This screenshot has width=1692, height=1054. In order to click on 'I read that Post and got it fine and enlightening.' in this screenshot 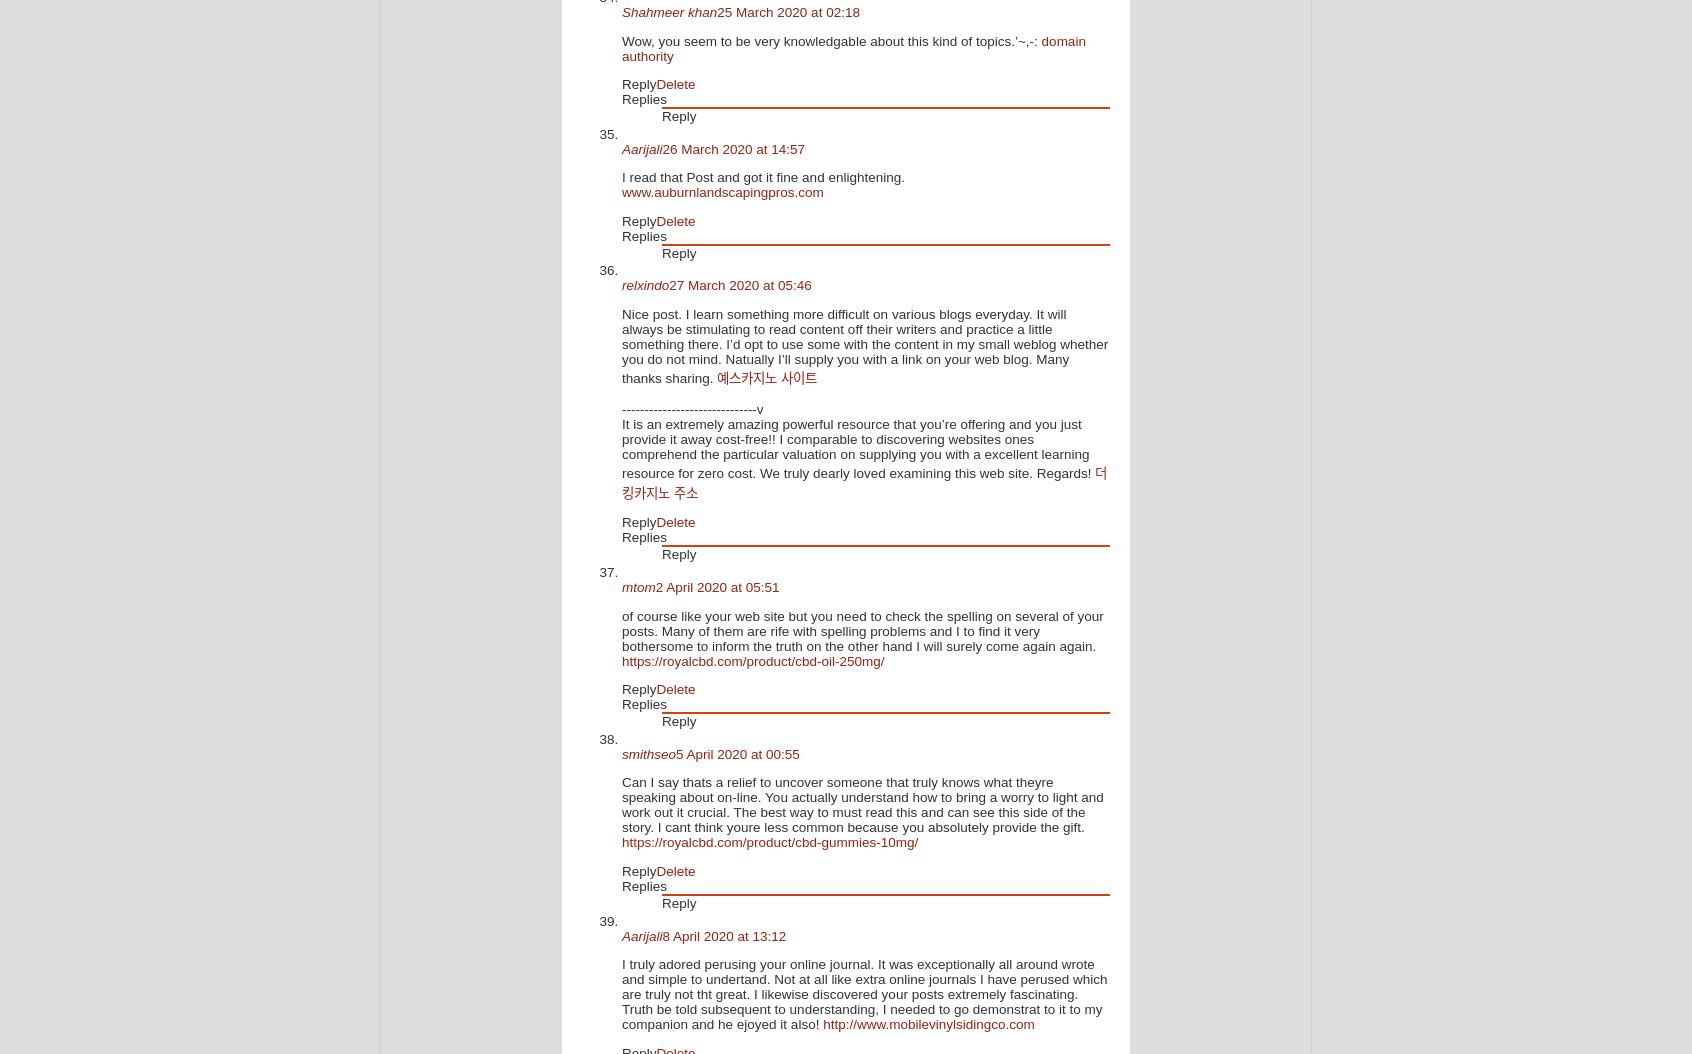, I will do `click(761, 176)`.